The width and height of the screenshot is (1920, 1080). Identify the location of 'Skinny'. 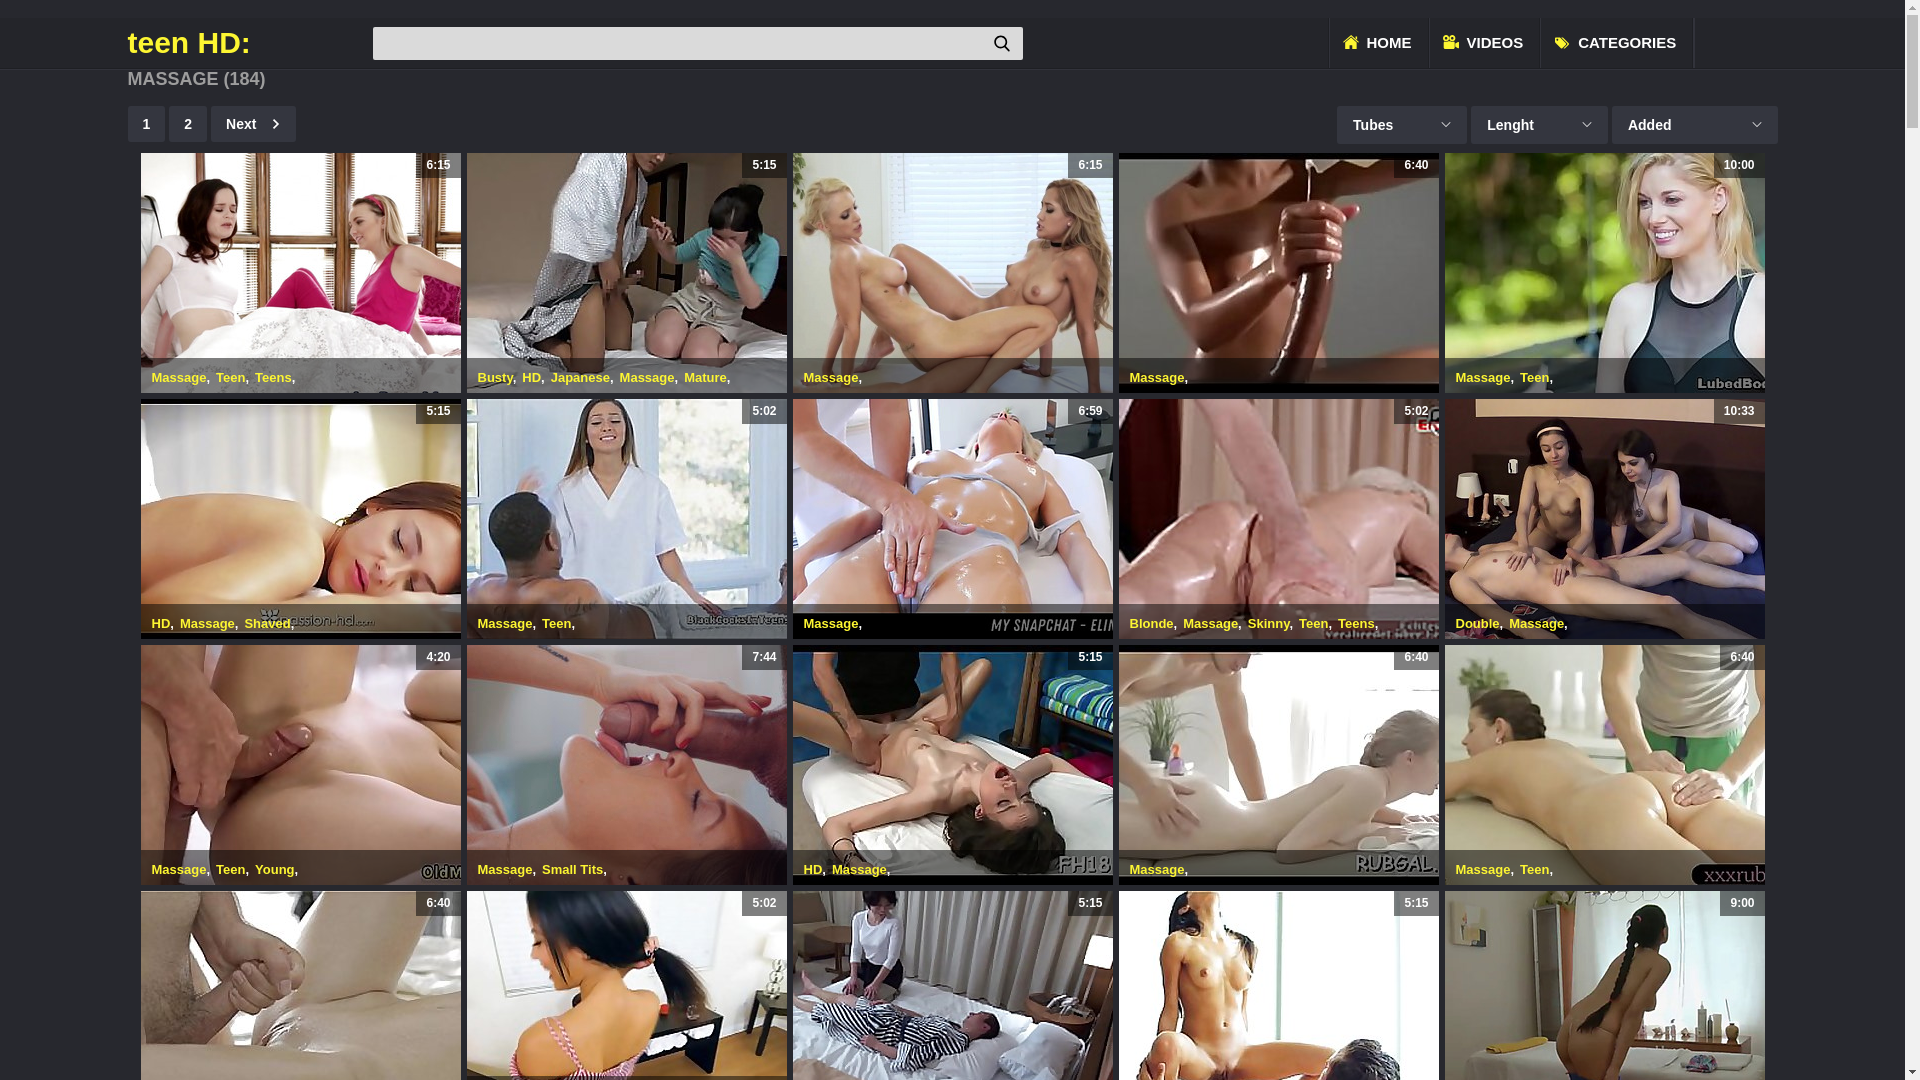
(1247, 622).